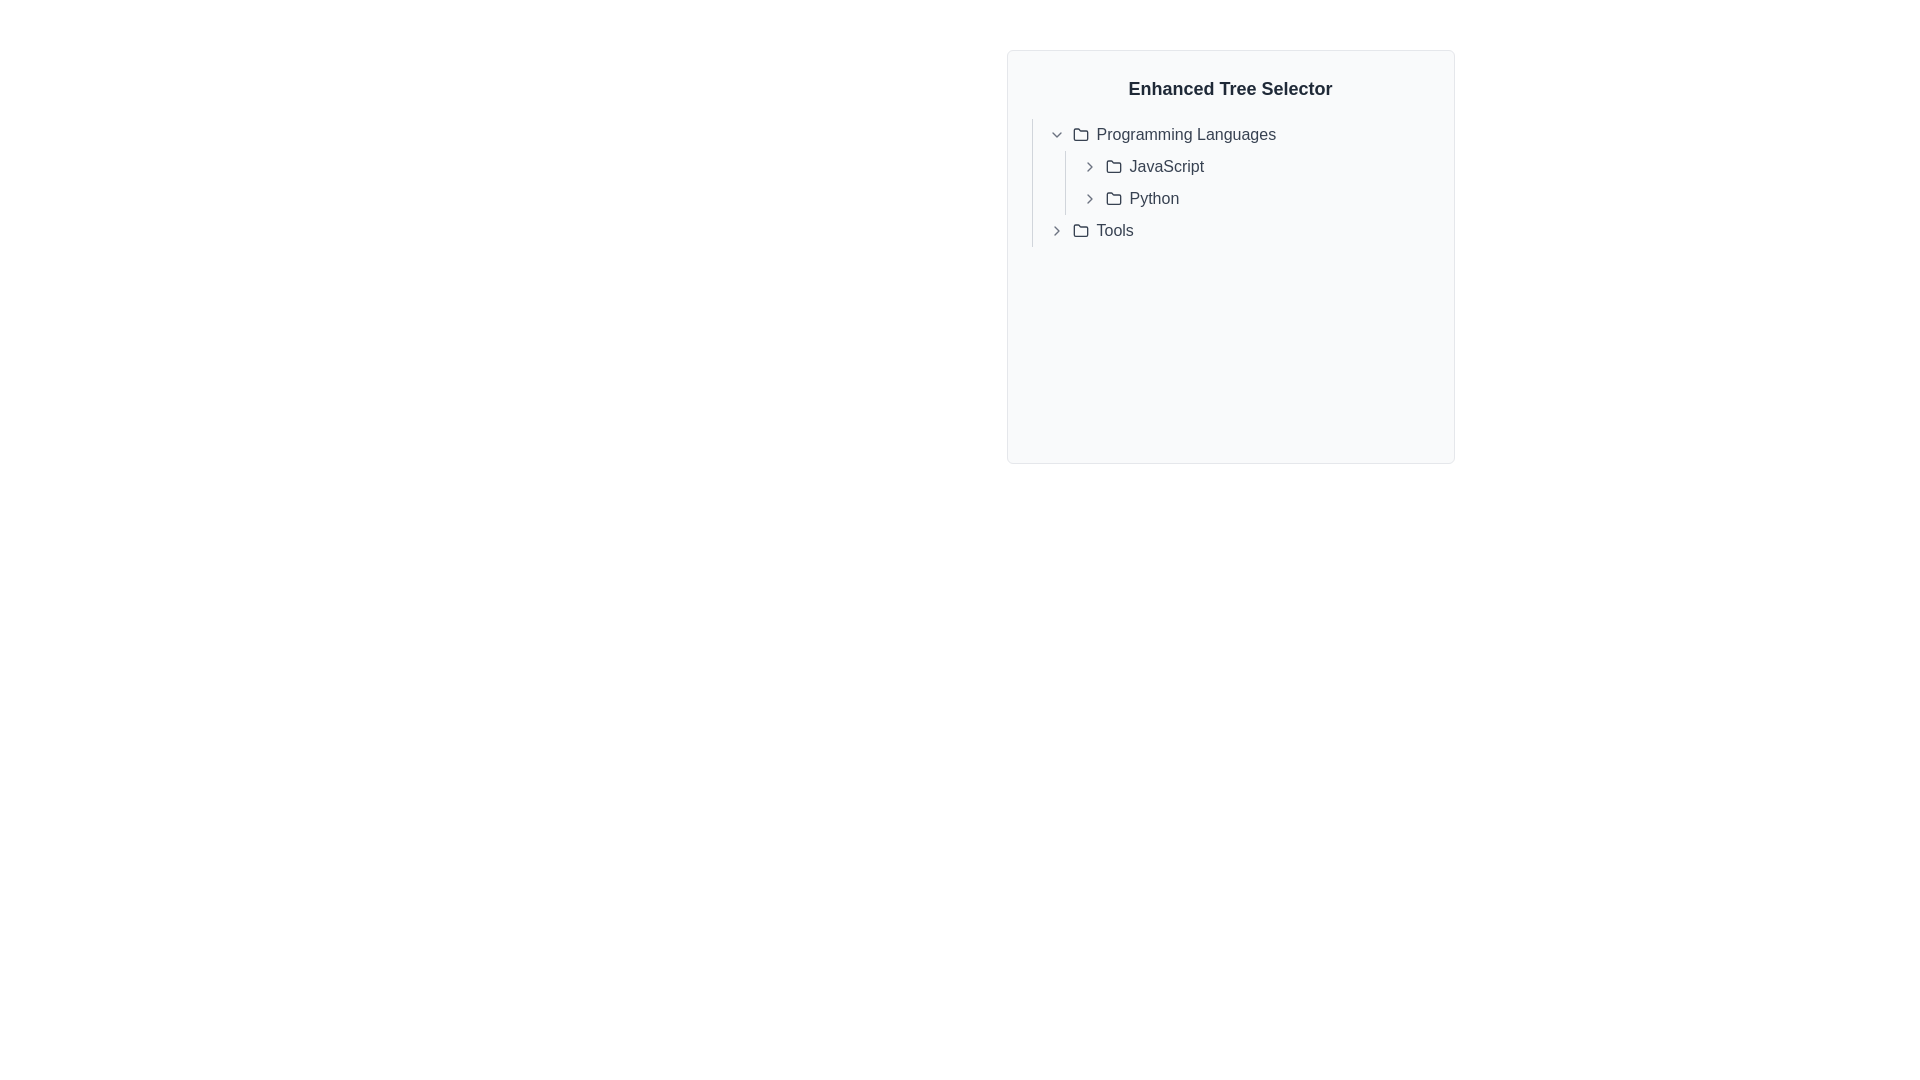  What do you see at coordinates (1079, 229) in the screenshot?
I see `the folder icon located at the bottom-left area of the expanded menu panel, adjacent to the 'Tools' text` at bounding box center [1079, 229].